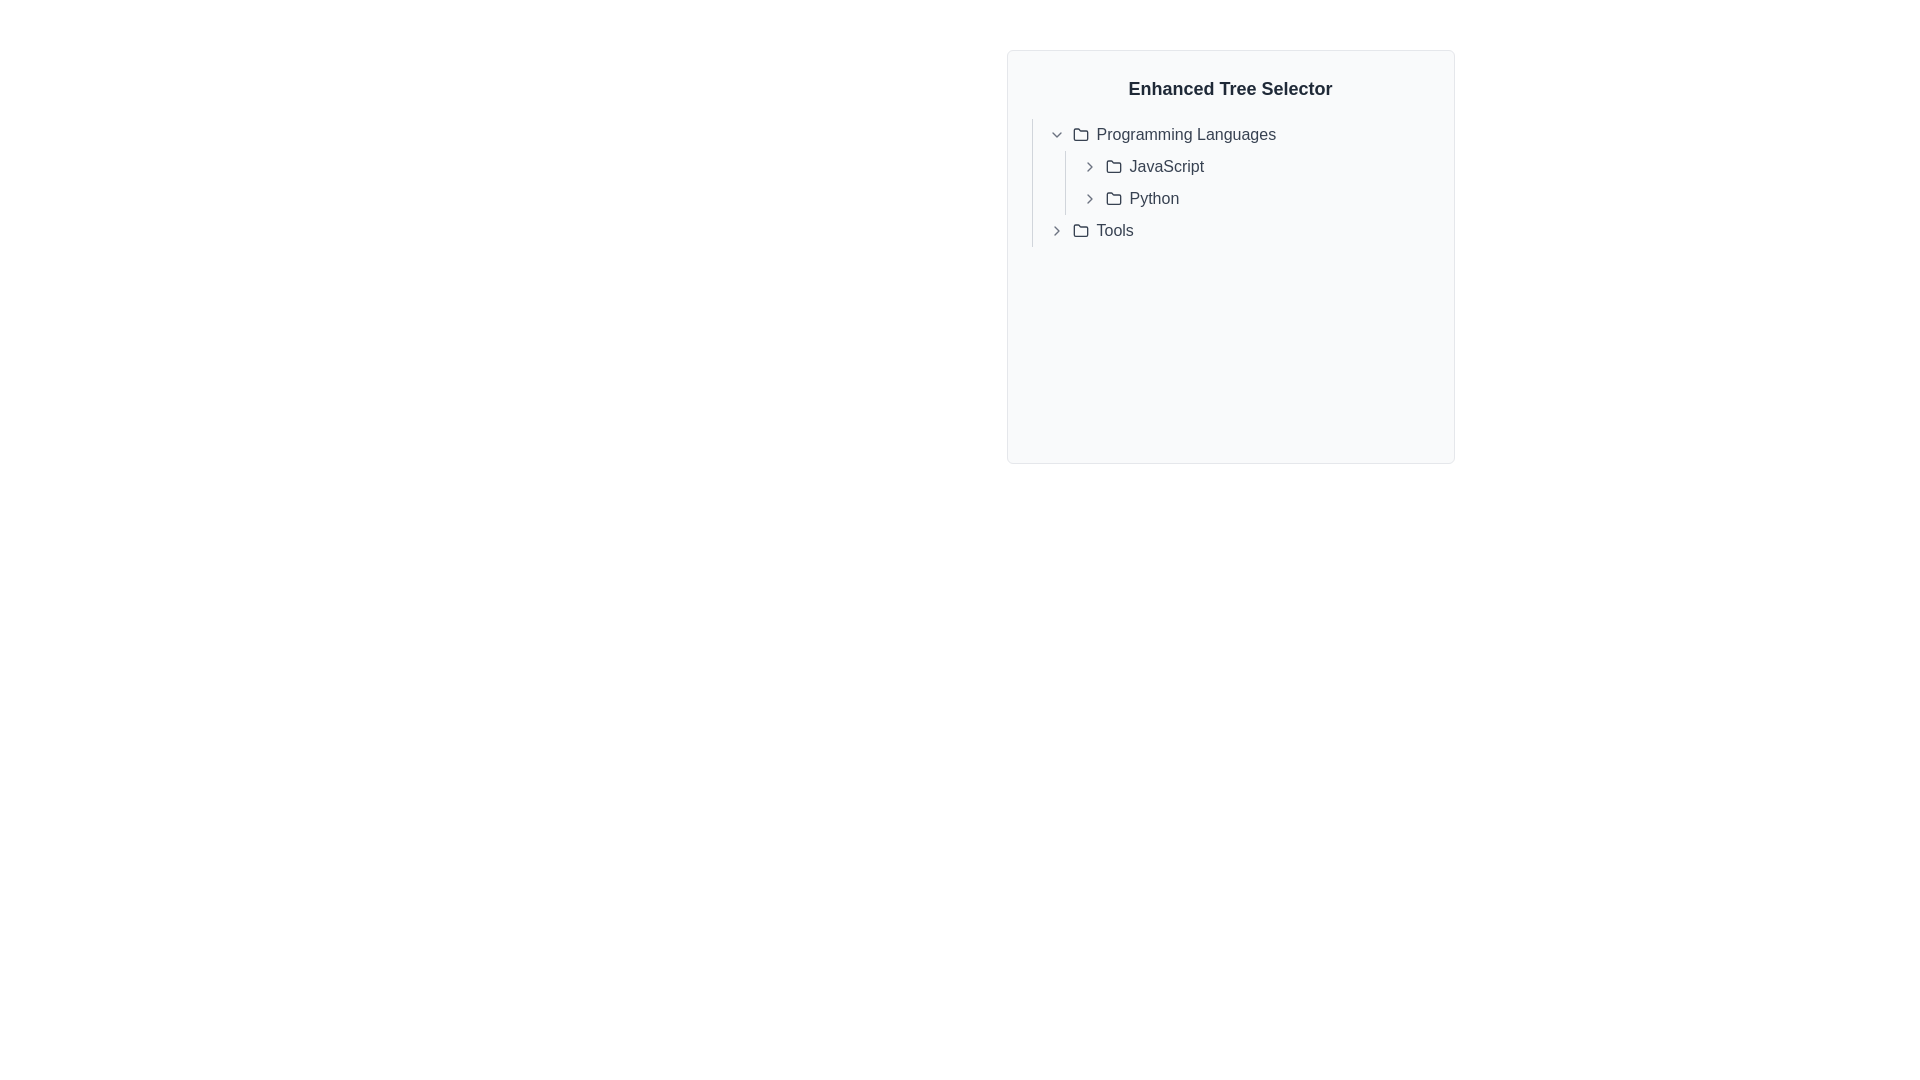  What do you see at coordinates (1079, 229) in the screenshot?
I see `the folder icon located at the bottom-left area of the expanded menu panel, adjacent to the 'Tools' text` at bounding box center [1079, 229].